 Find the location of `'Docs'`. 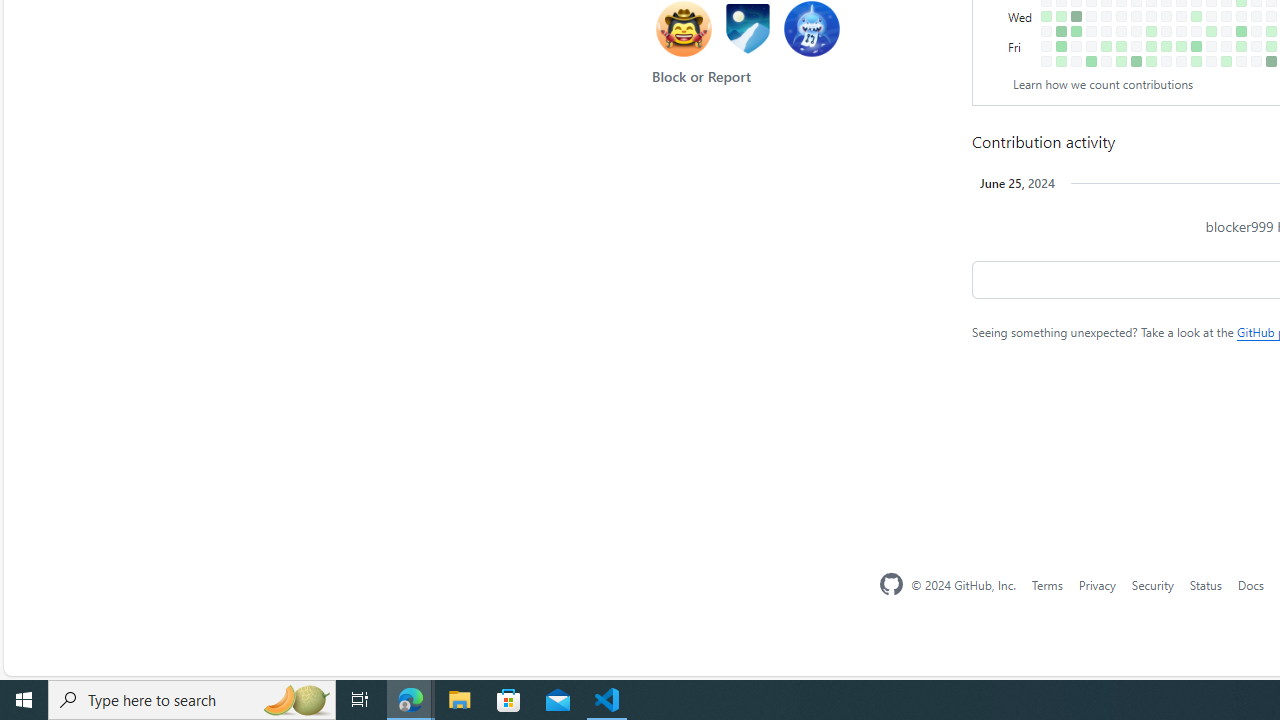

'Docs' is located at coordinates (1249, 584).